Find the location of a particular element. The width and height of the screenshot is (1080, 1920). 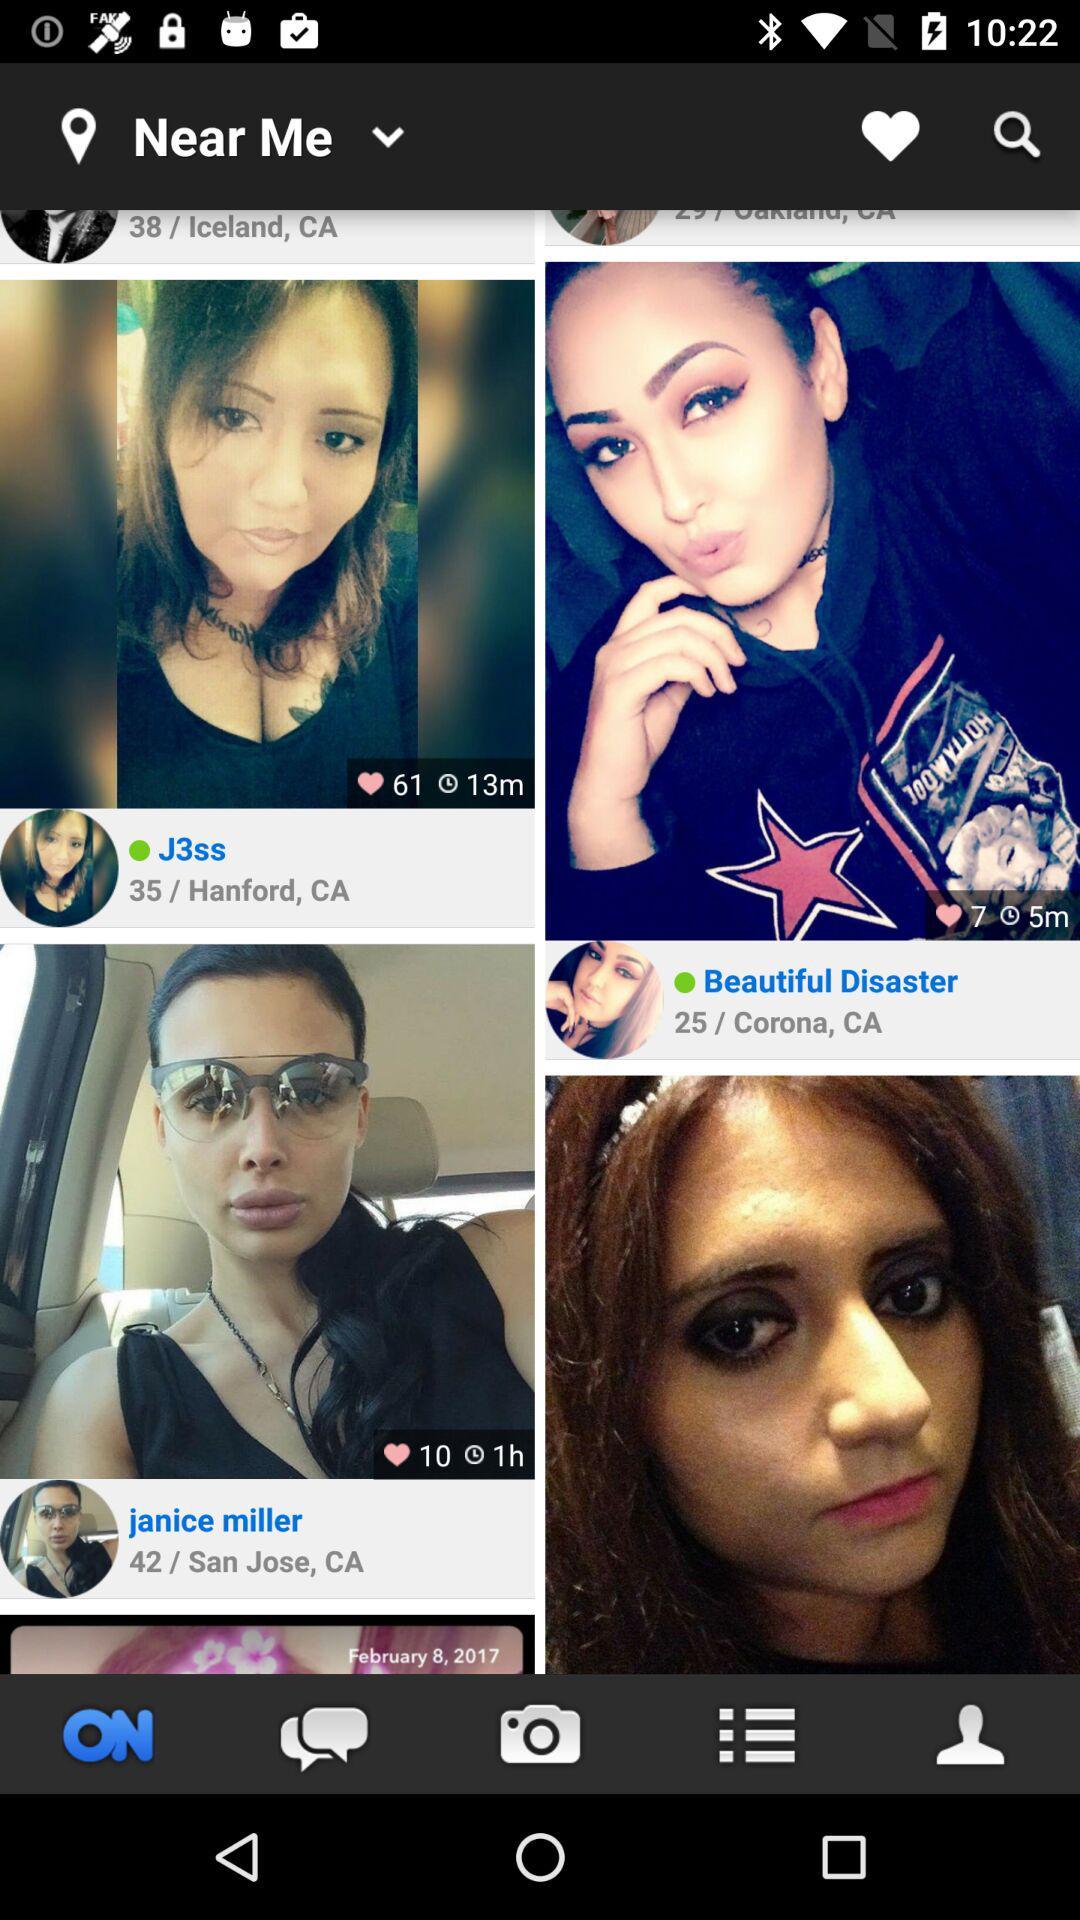

messages is located at coordinates (323, 1733).